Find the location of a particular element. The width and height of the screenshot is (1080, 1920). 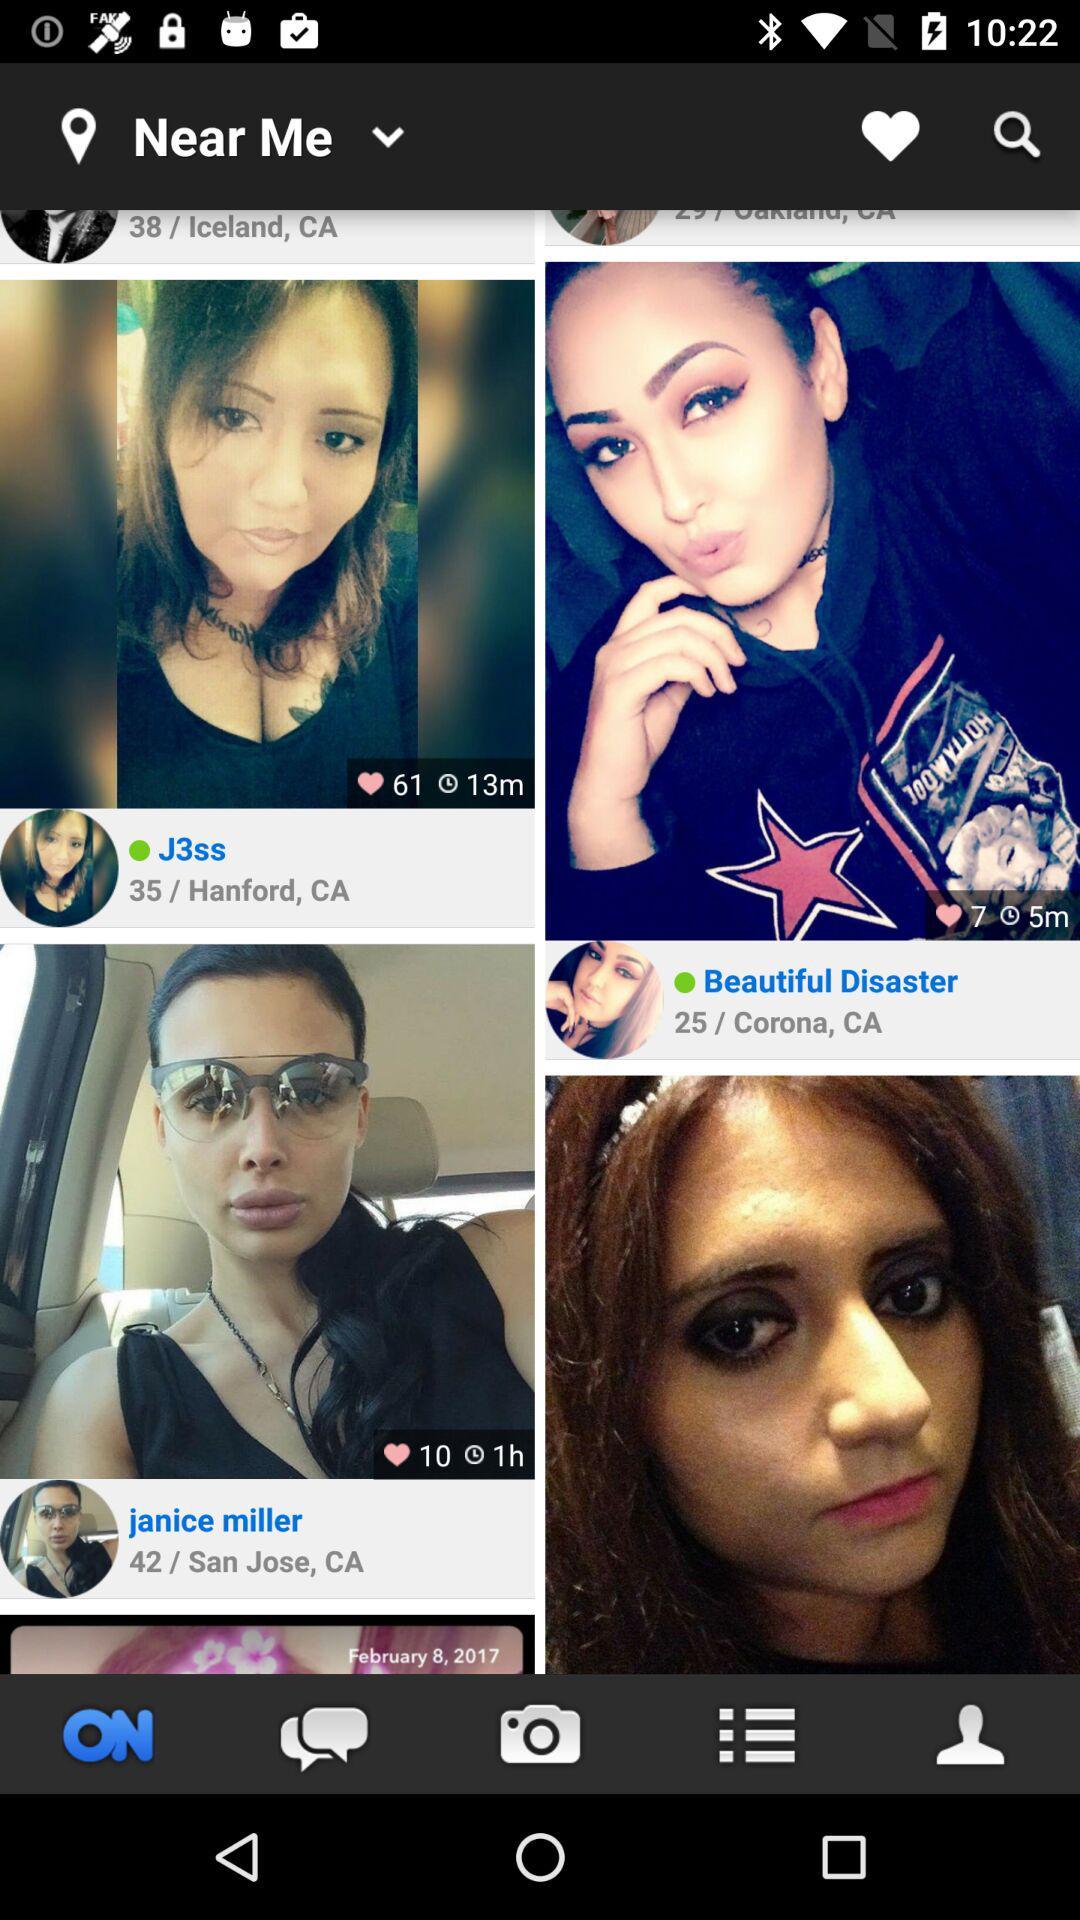

messages is located at coordinates (323, 1733).